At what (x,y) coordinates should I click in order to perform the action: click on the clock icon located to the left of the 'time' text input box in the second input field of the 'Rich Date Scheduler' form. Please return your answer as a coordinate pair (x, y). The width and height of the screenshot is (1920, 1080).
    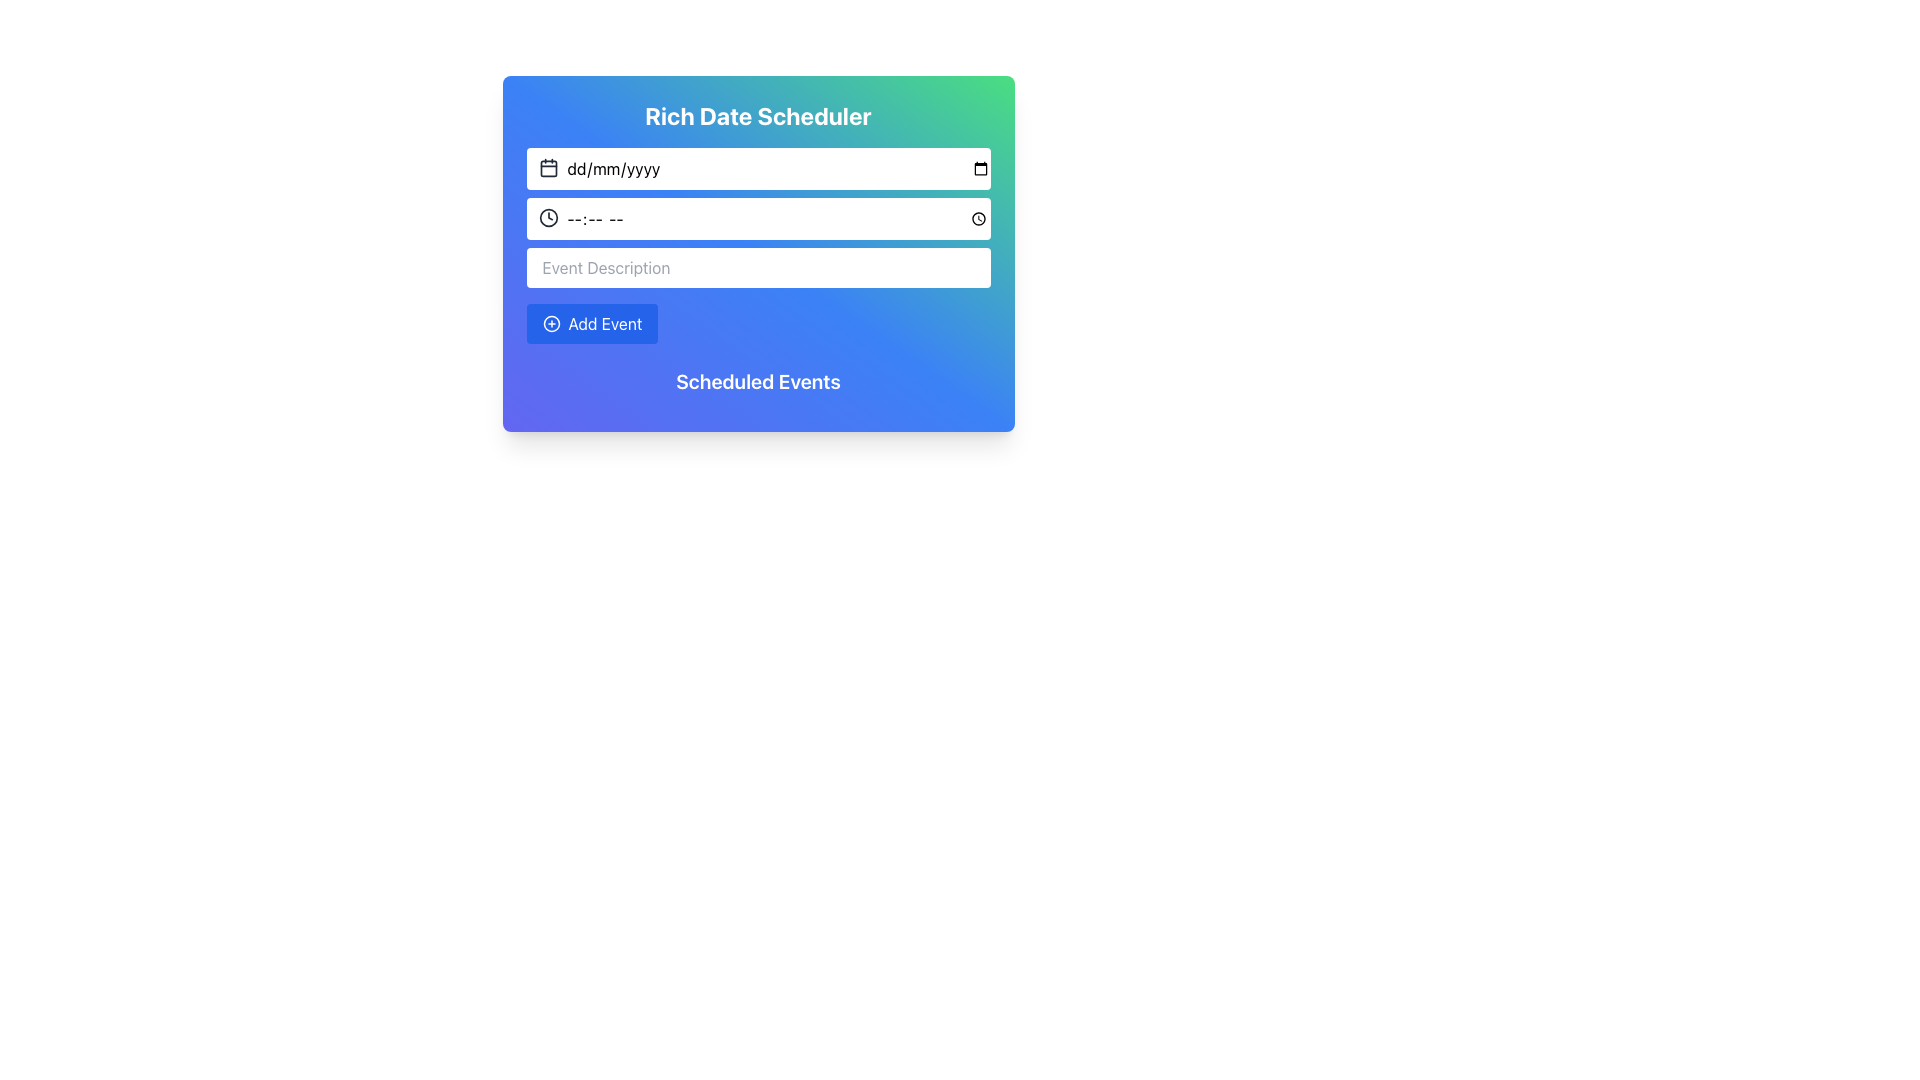
    Looking at the image, I should click on (548, 218).